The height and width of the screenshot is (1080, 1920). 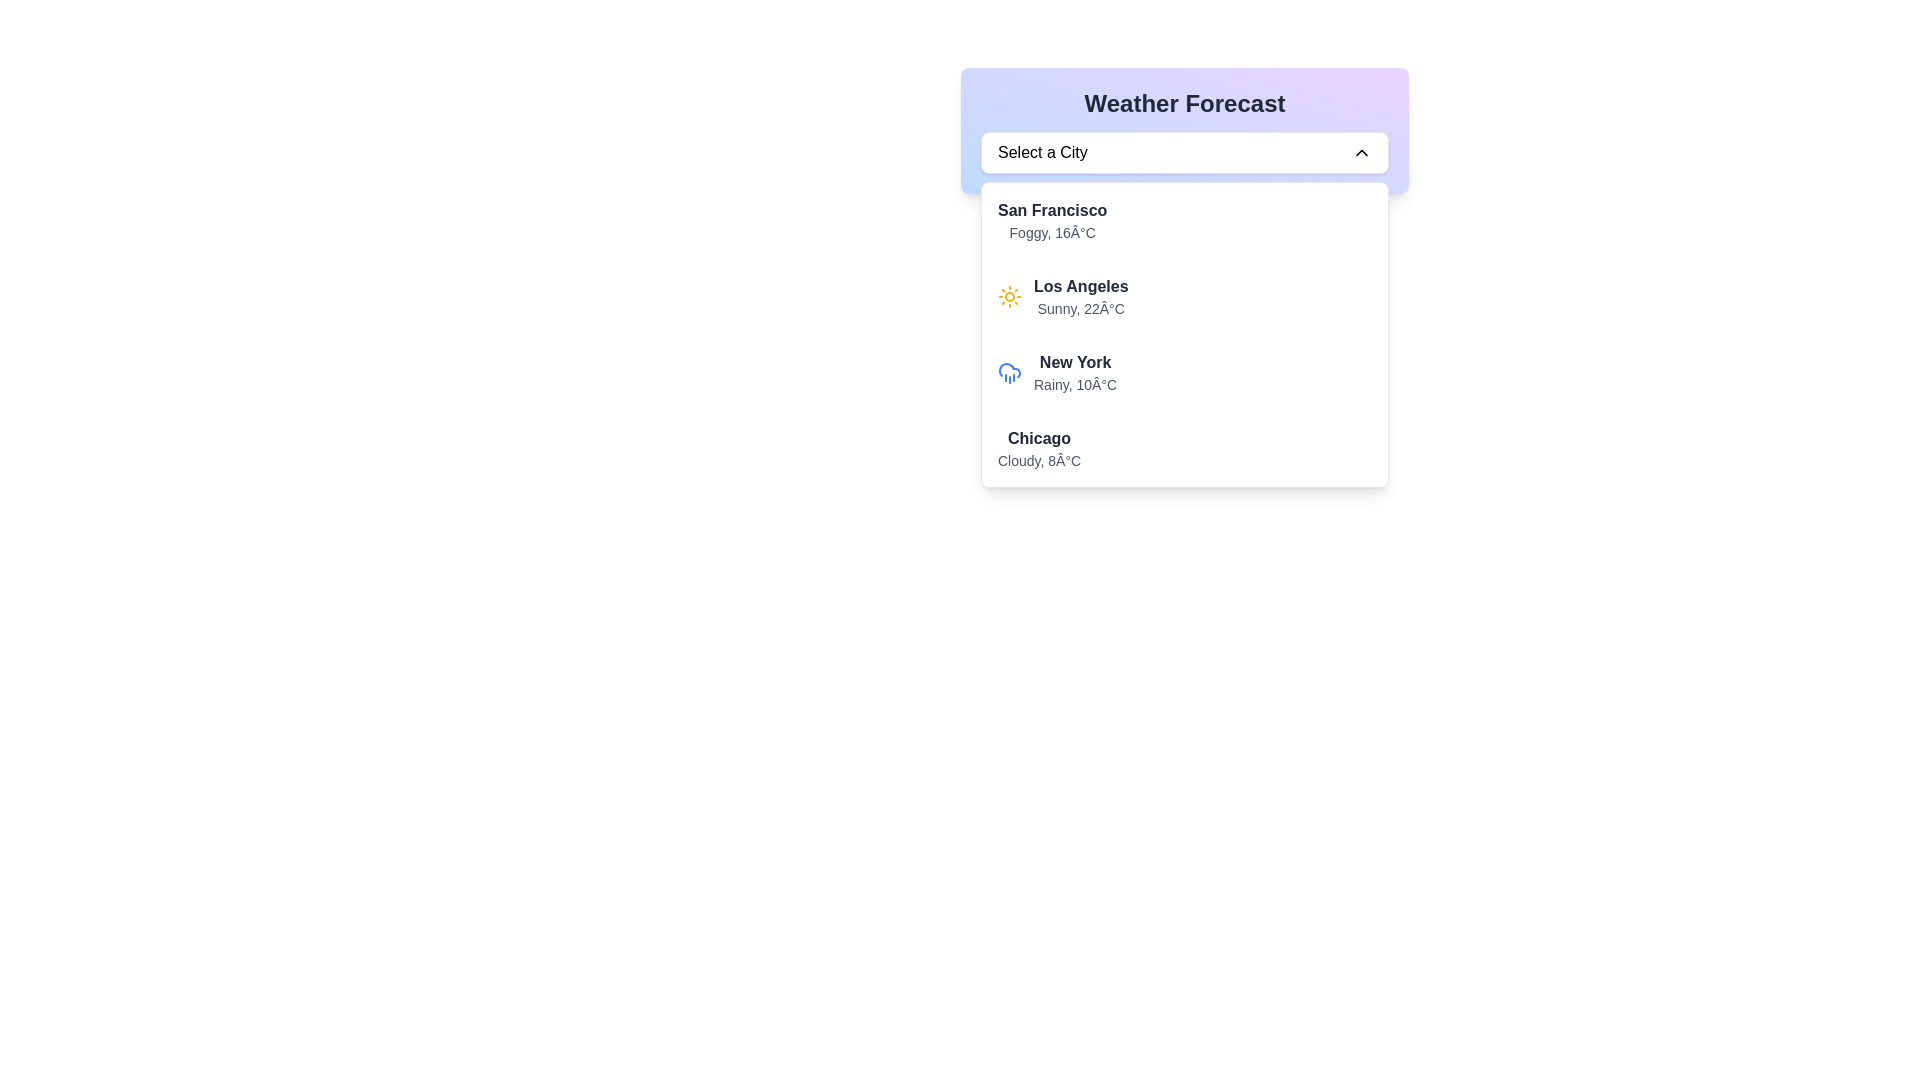 What do you see at coordinates (1361, 152) in the screenshot?
I see `the upward-pointing chevron icon located at the right end of the dropdown menu labeled 'Select a City'` at bounding box center [1361, 152].